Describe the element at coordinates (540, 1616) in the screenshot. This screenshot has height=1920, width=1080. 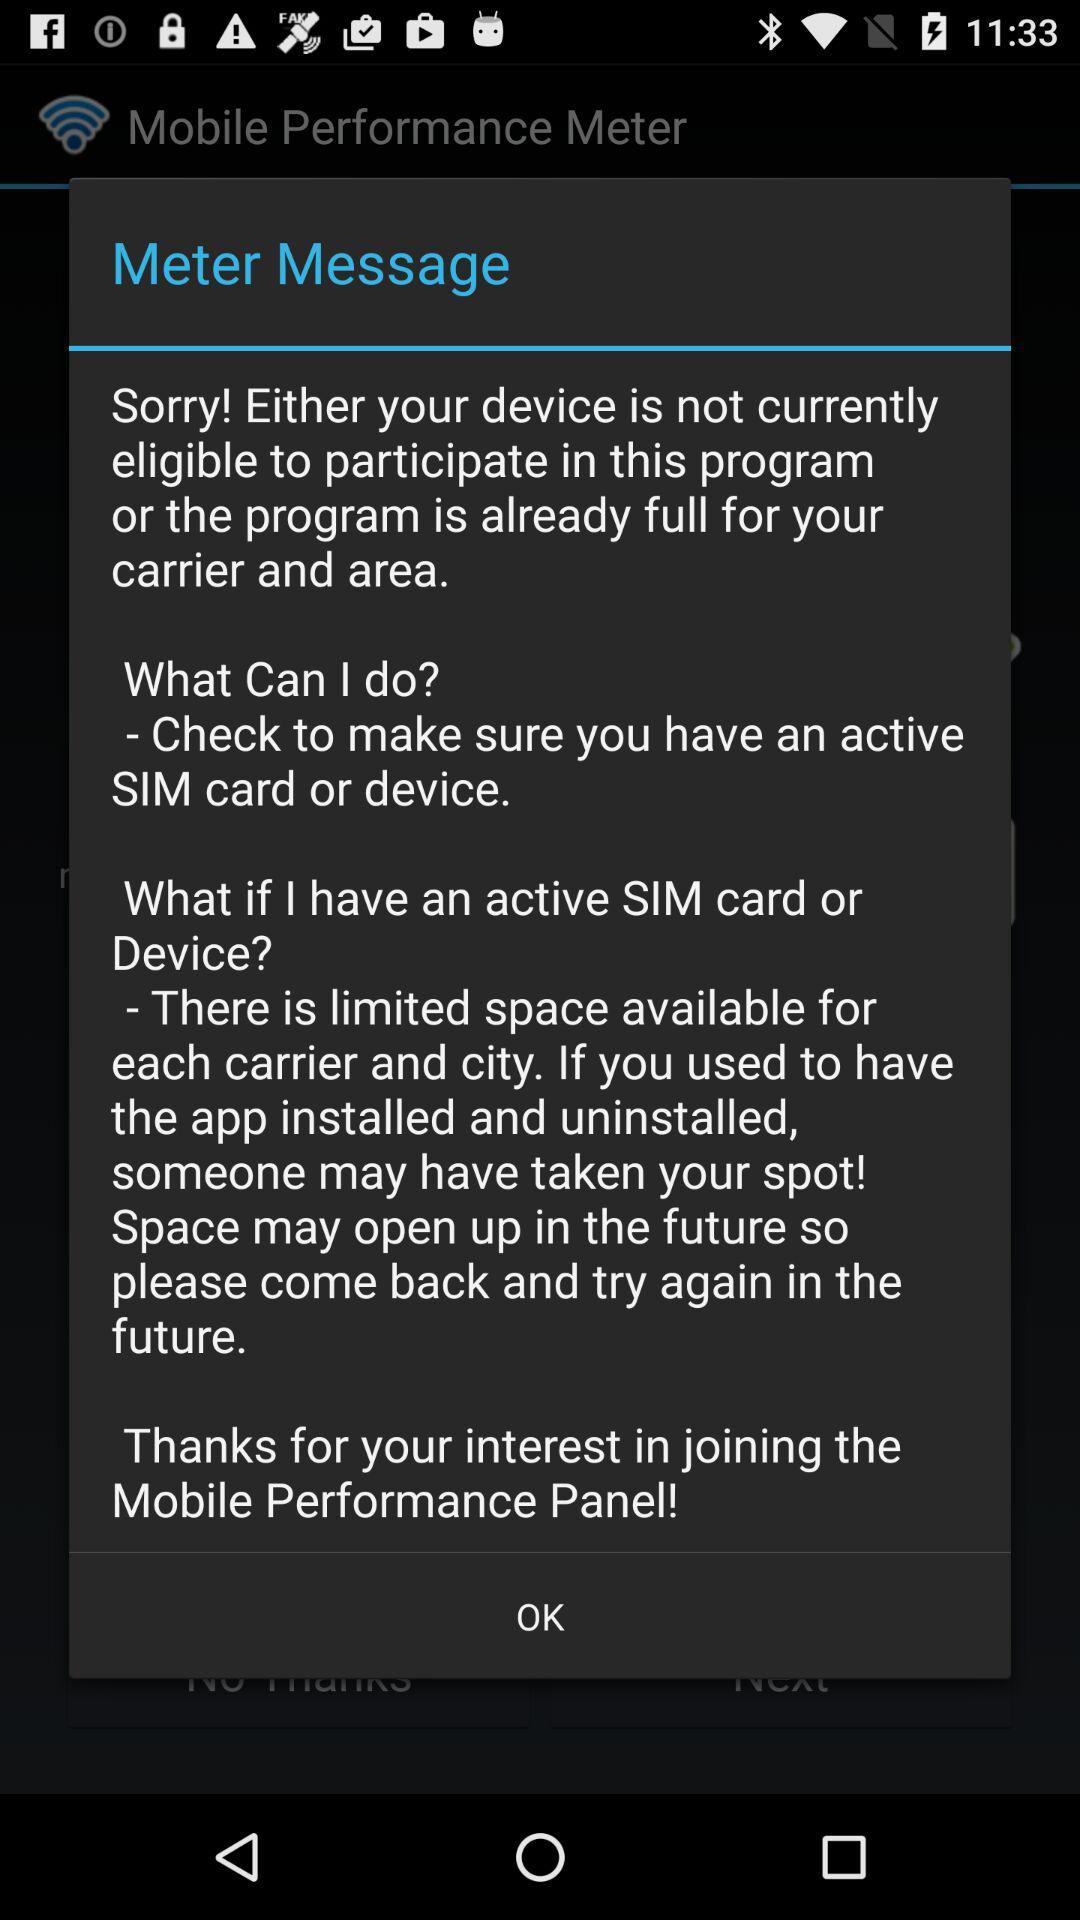
I see `the icon below sorry either your` at that location.